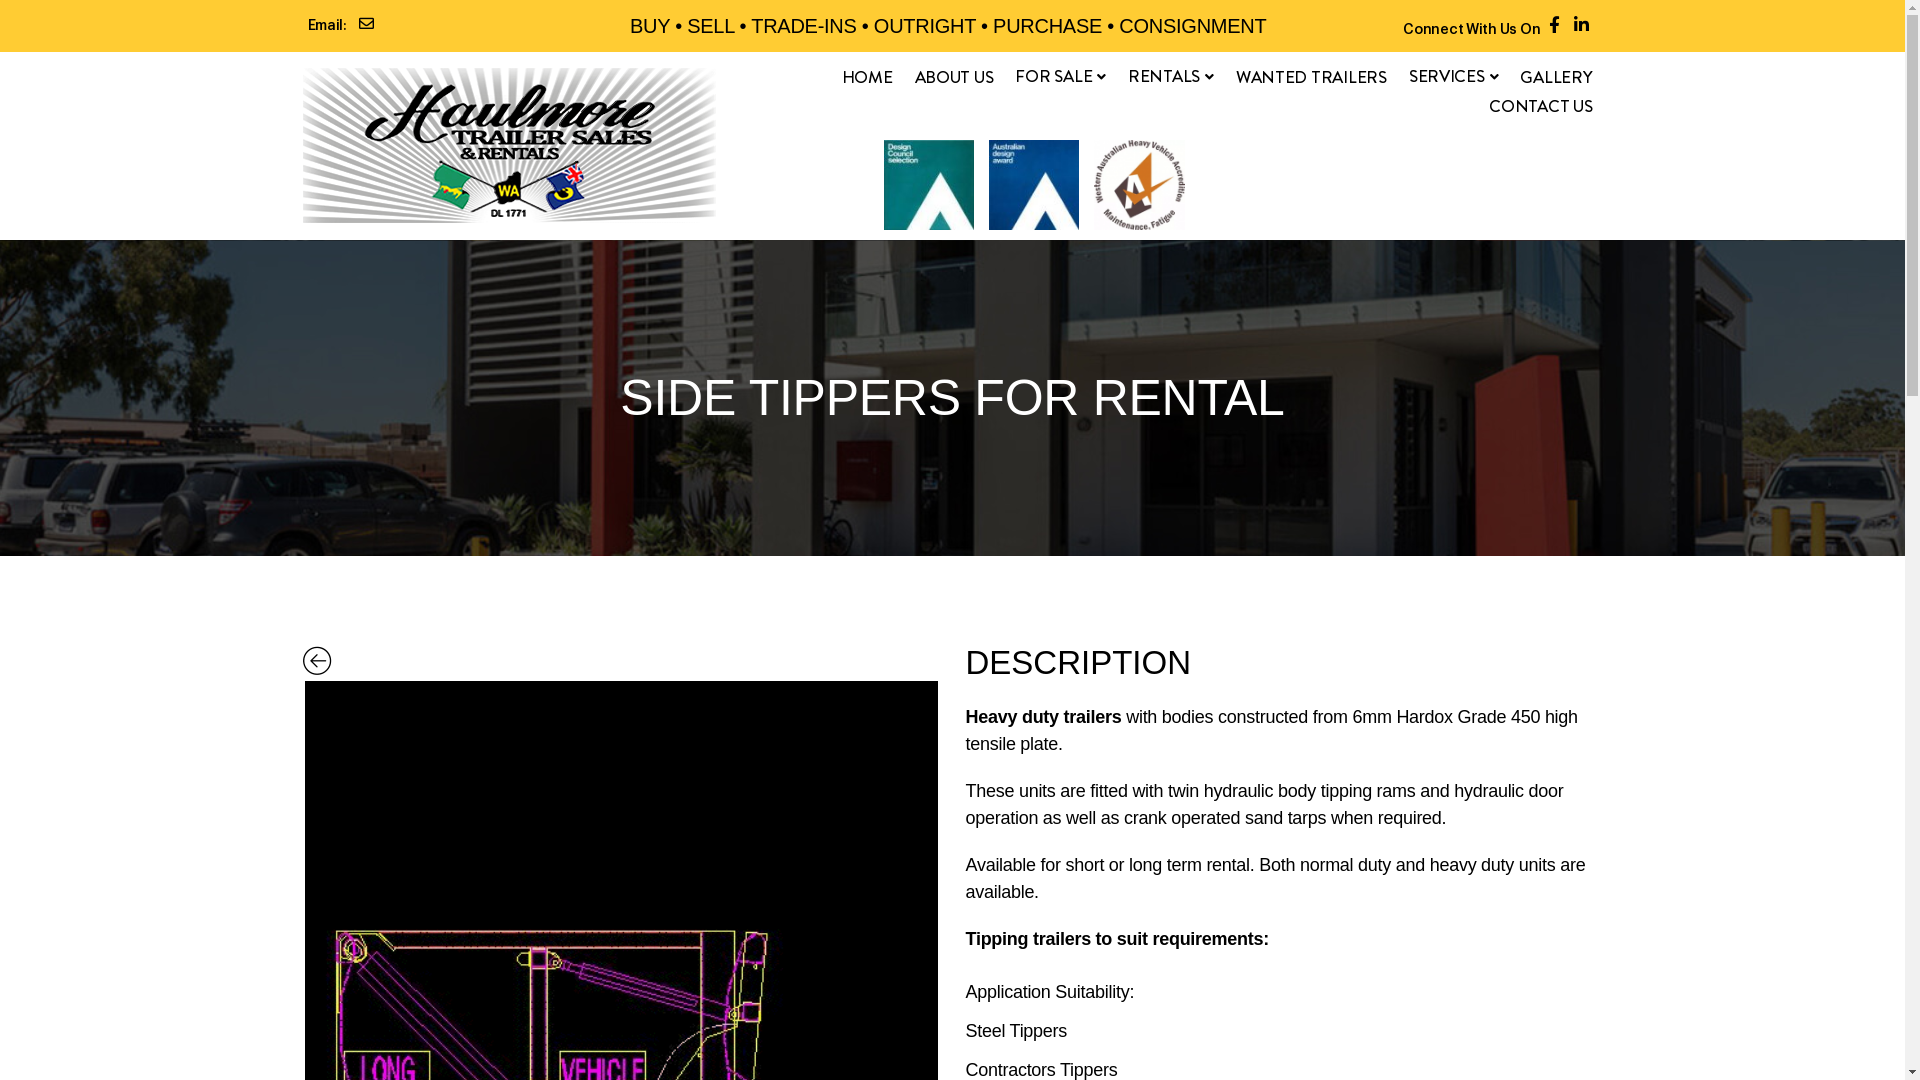  Describe the element at coordinates (914, 76) in the screenshot. I see `'ABOUT US'` at that location.